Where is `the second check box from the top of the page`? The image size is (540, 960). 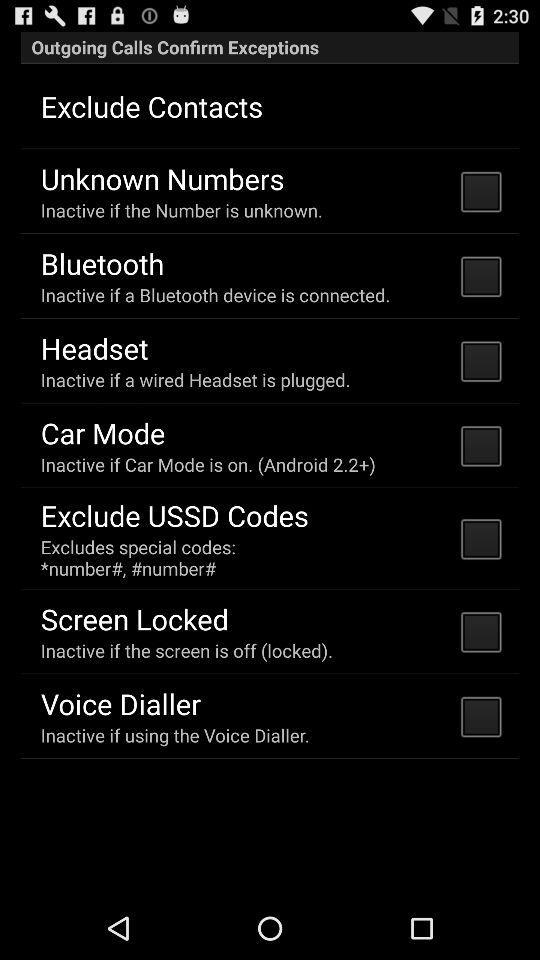
the second check box from the top of the page is located at coordinates (479, 275).